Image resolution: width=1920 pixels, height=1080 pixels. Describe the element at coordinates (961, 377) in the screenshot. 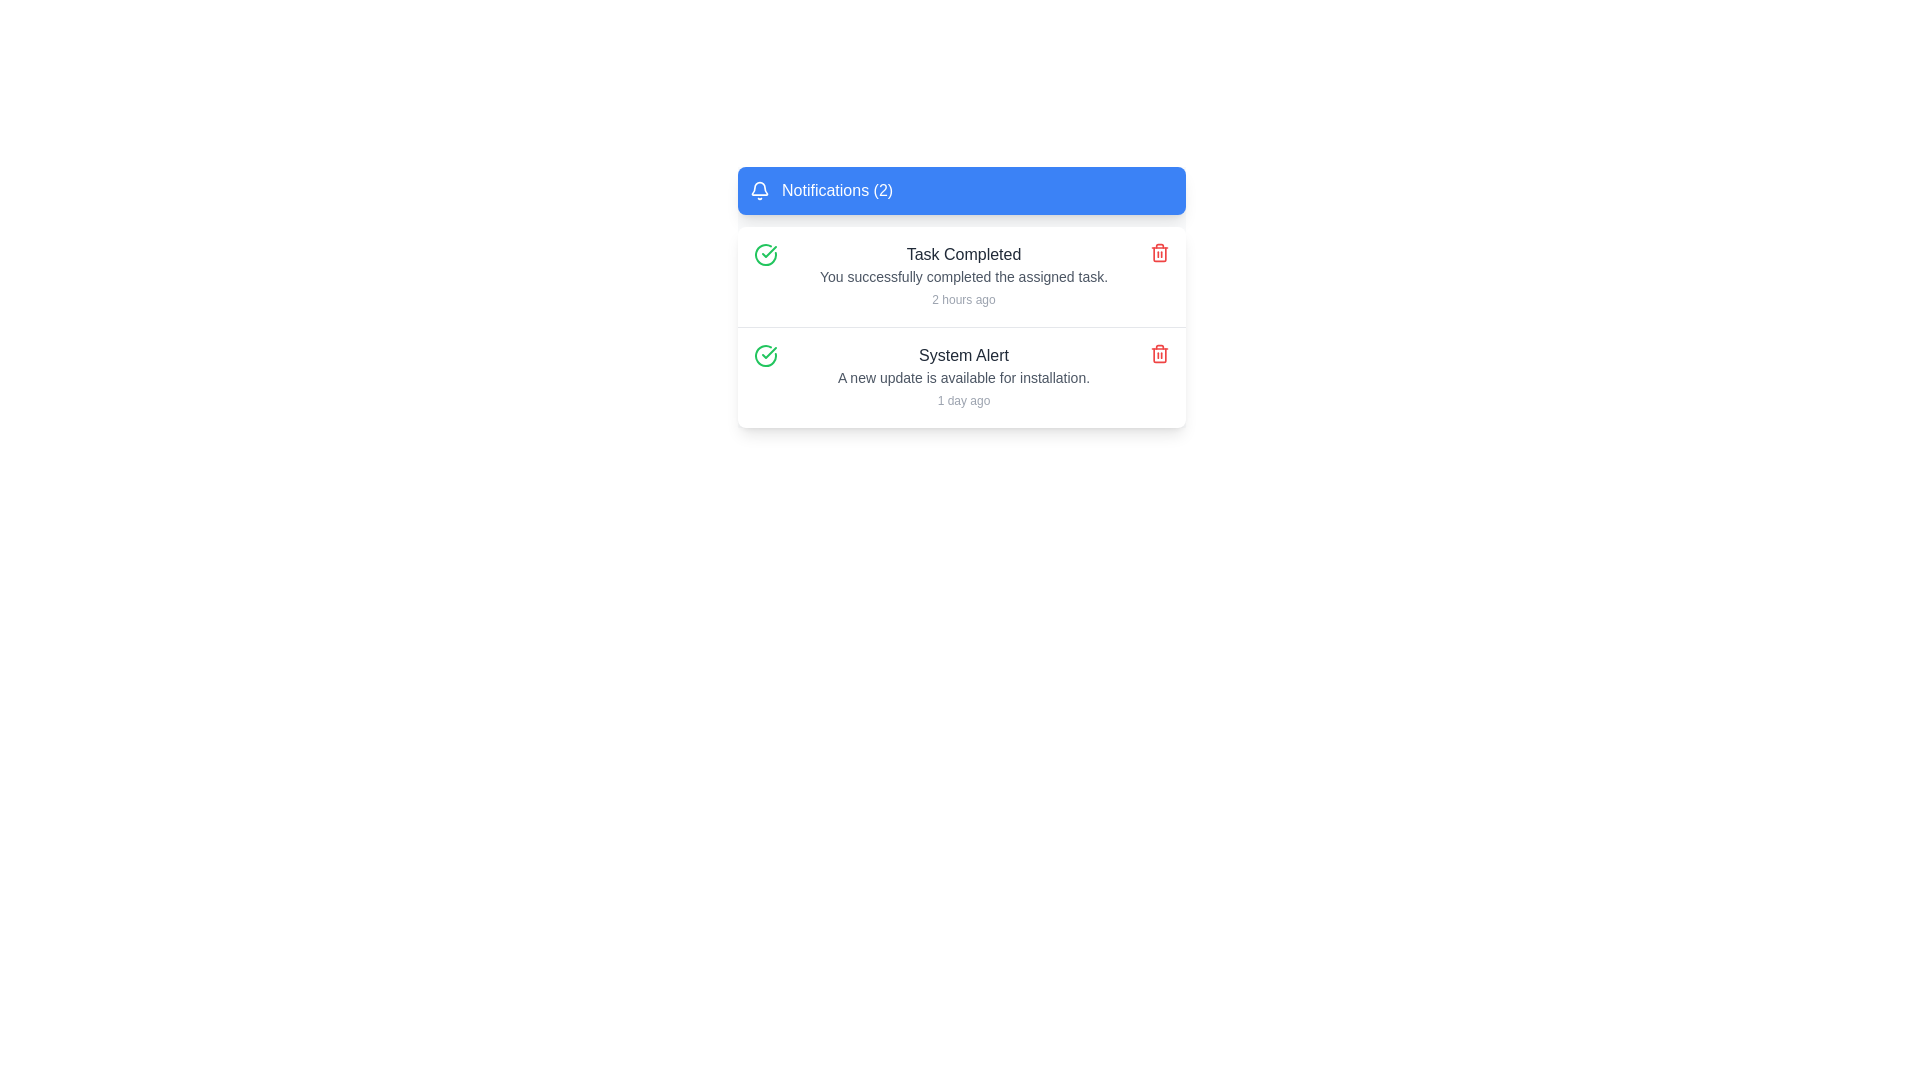

I see `the second notification card in the notification area` at that location.